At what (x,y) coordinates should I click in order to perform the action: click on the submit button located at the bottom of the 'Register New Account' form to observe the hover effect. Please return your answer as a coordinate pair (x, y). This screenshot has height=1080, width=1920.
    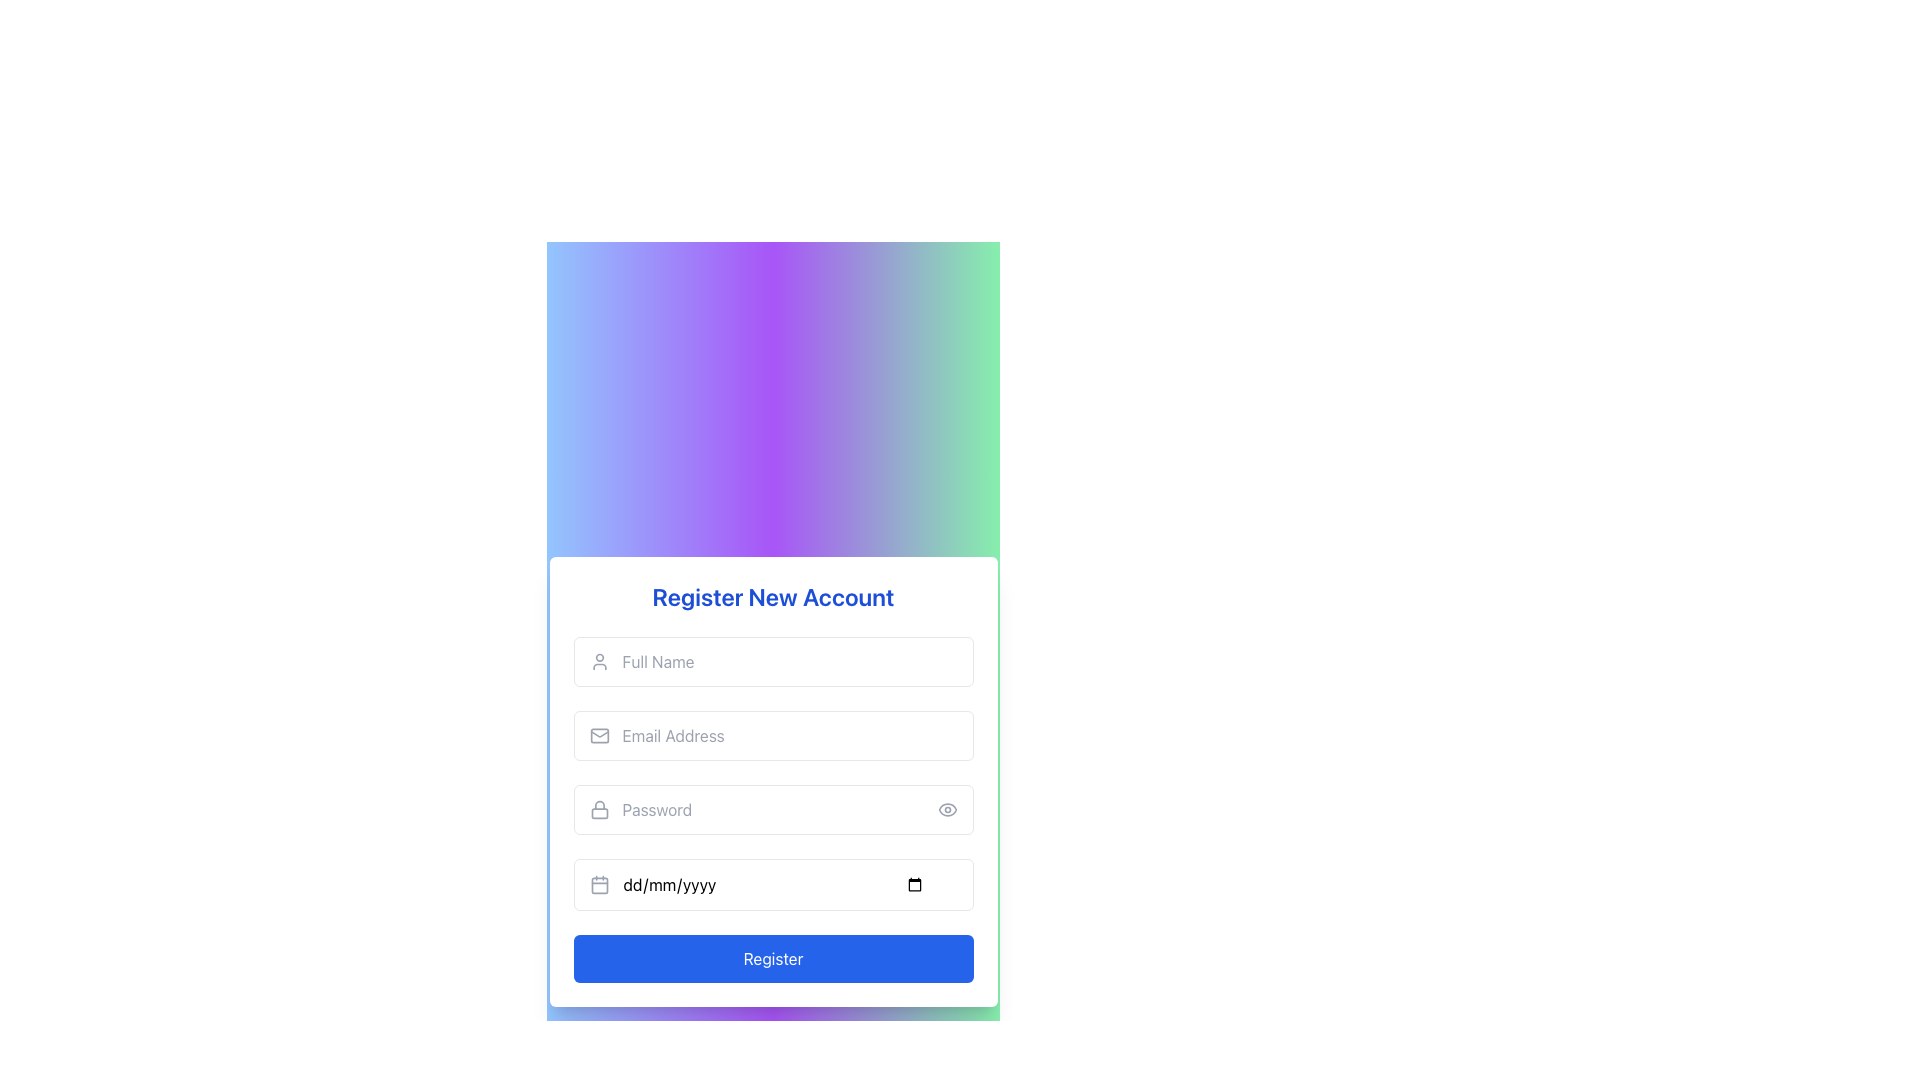
    Looking at the image, I should click on (772, 958).